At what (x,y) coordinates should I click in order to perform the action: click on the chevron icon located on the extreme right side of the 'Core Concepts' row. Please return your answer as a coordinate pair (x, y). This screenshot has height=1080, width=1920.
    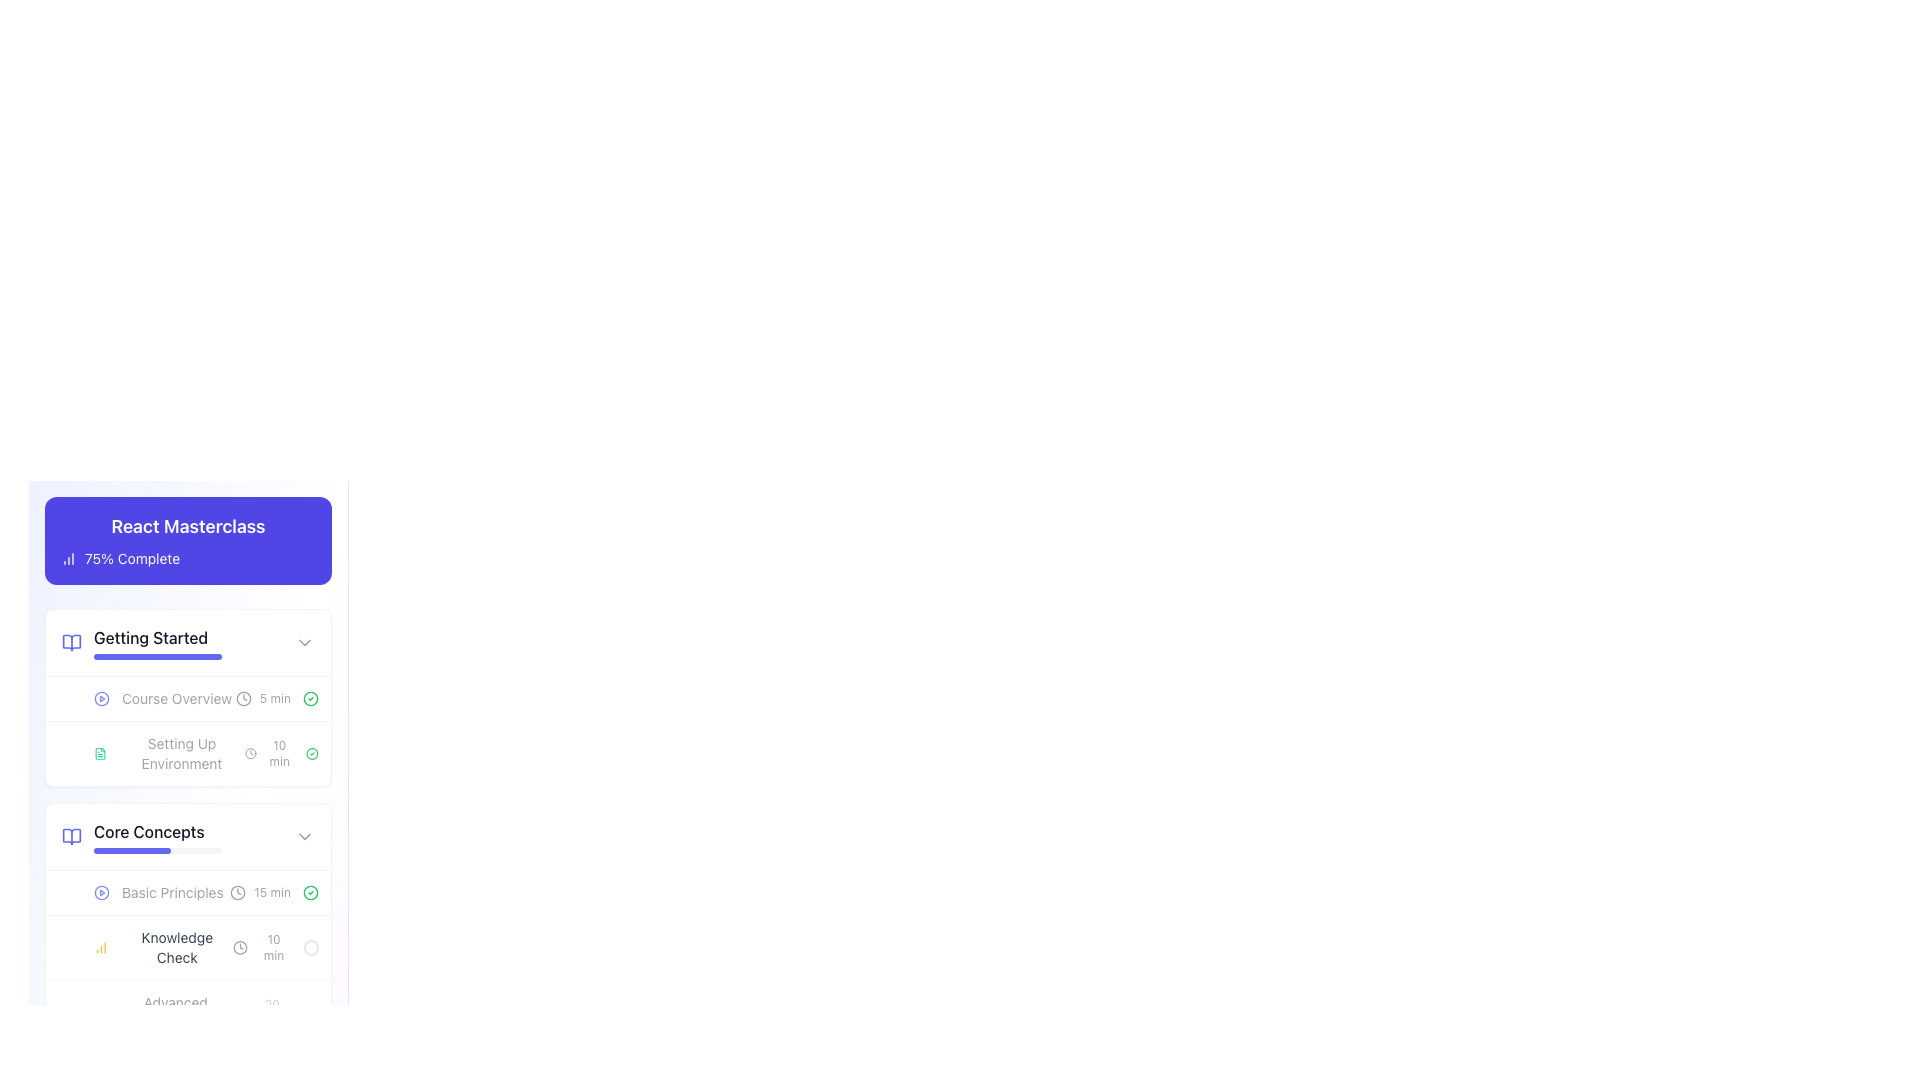
    Looking at the image, I should click on (304, 837).